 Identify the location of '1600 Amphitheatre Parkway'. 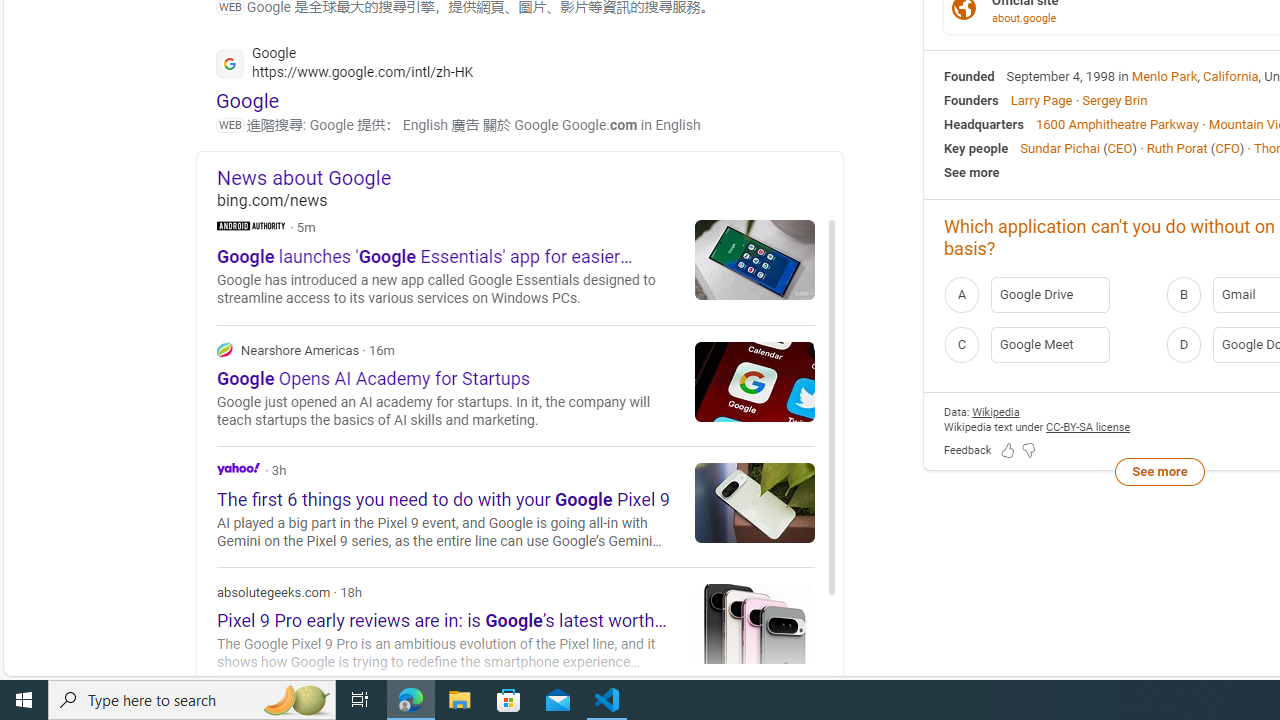
(1116, 123).